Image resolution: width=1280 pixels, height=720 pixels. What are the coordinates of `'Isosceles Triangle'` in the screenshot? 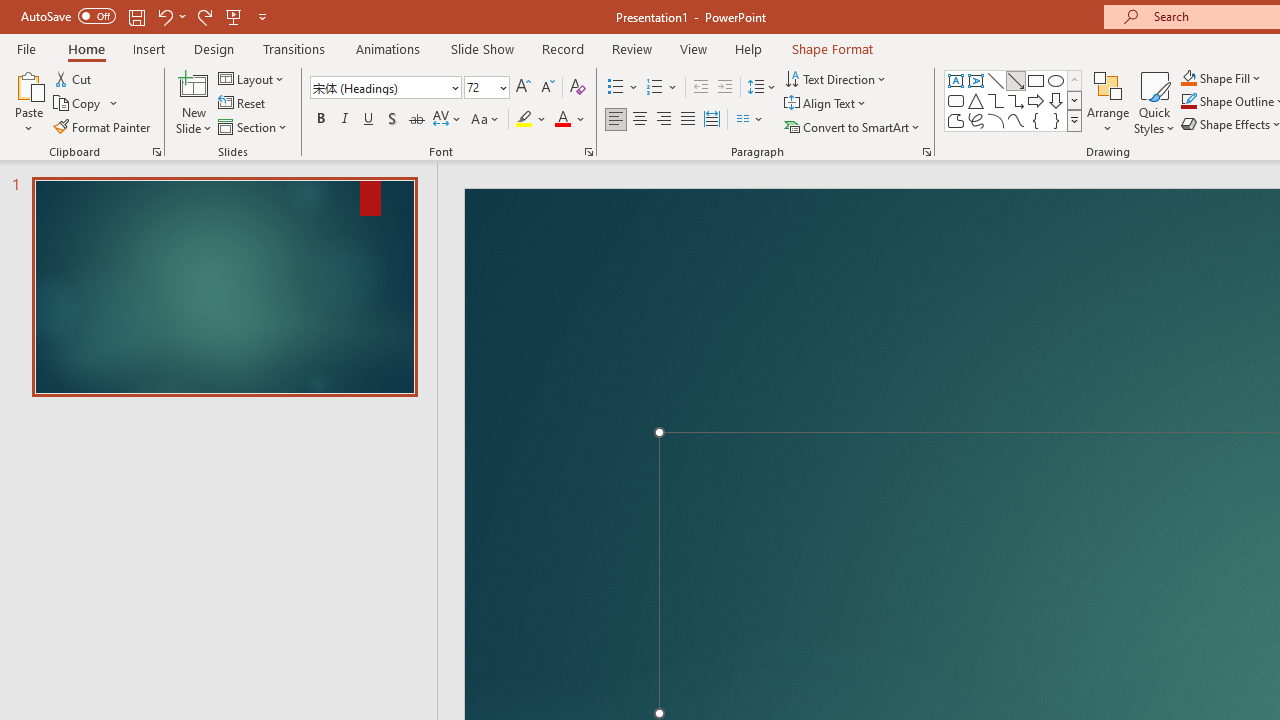 It's located at (976, 100).